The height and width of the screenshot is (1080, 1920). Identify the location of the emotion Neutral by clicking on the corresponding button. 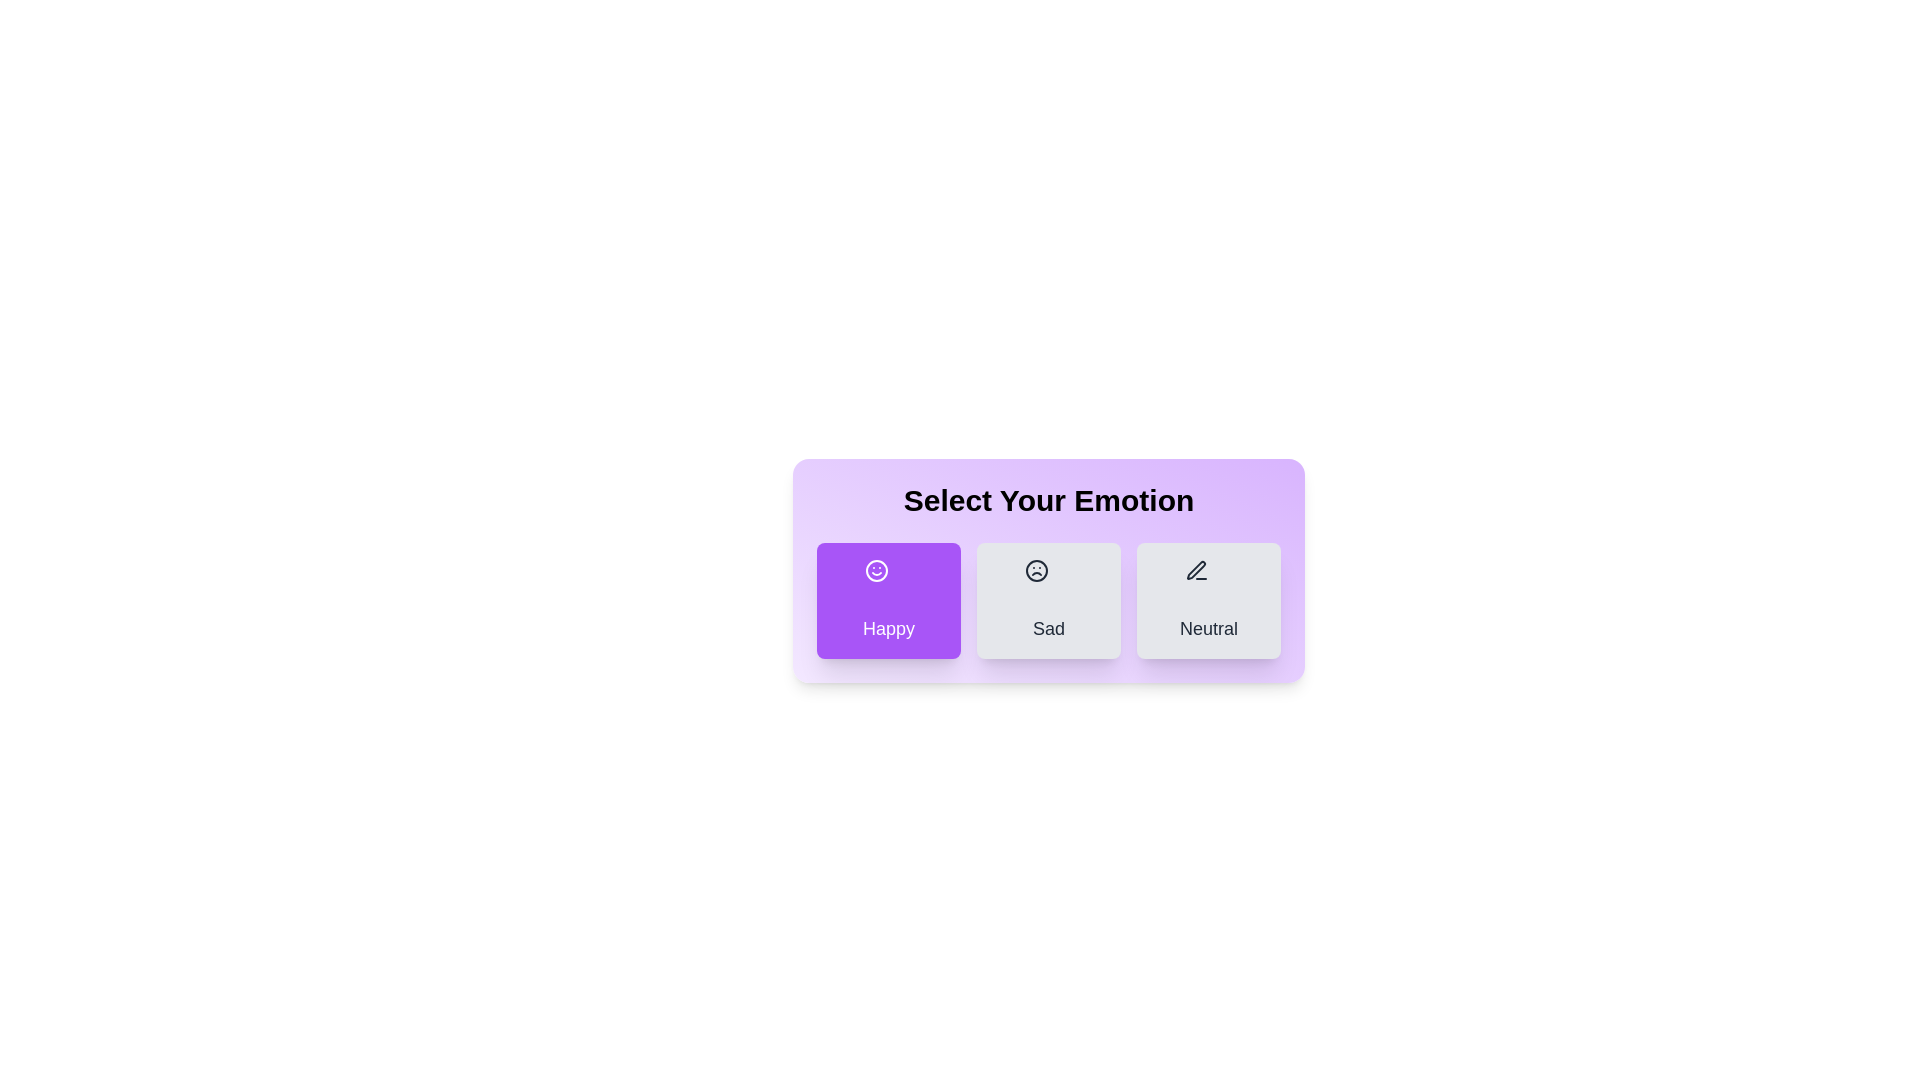
(1208, 600).